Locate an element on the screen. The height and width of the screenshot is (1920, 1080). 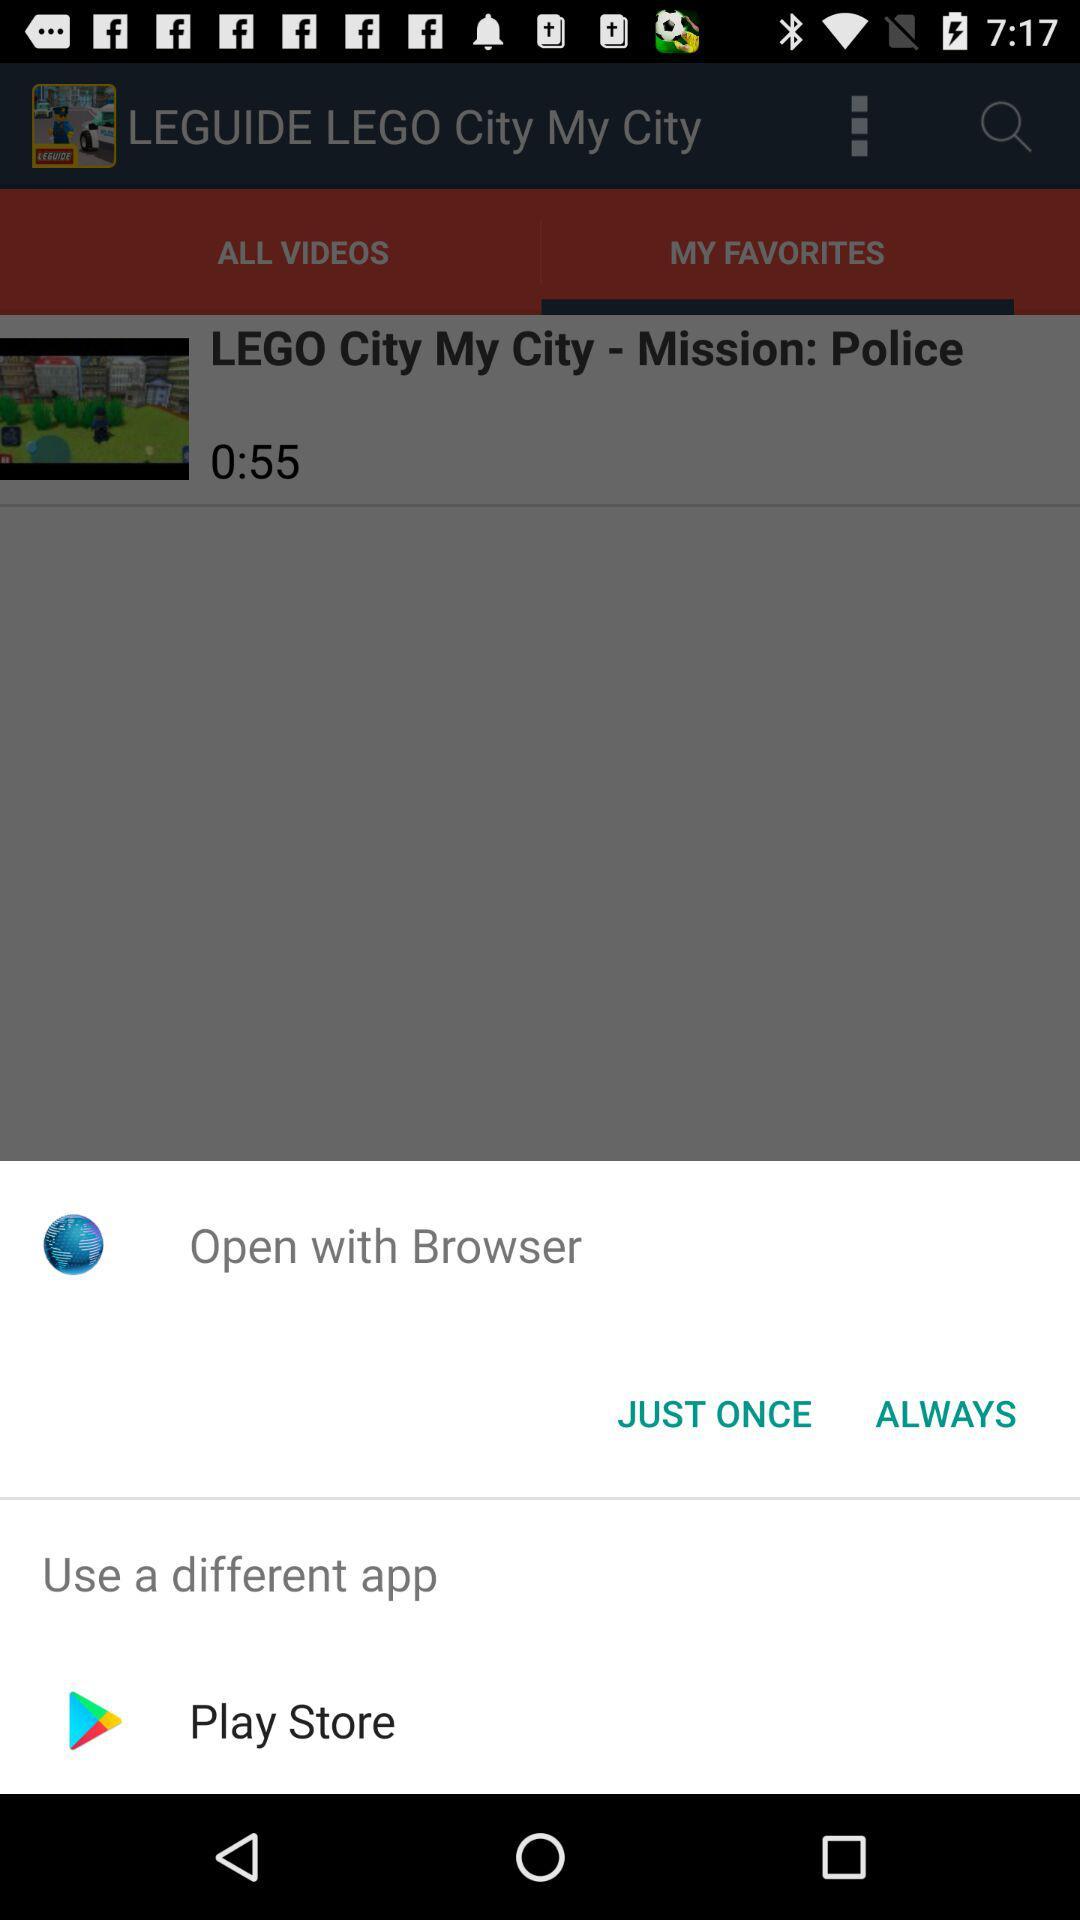
item next to the just once item is located at coordinates (945, 1411).